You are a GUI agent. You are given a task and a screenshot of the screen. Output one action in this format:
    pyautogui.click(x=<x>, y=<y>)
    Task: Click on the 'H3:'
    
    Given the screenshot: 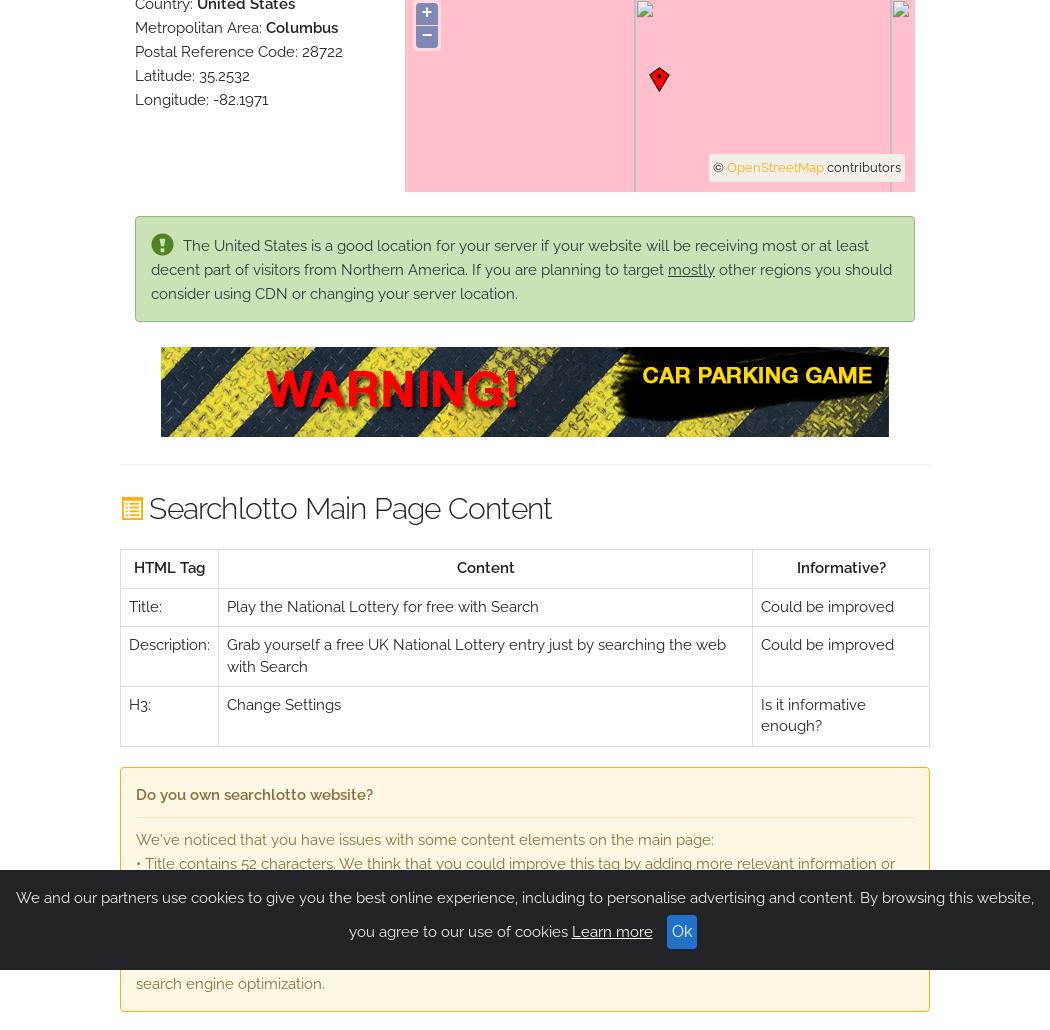 What is the action you would take?
    pyautogui.click(x=138, y=705)
    